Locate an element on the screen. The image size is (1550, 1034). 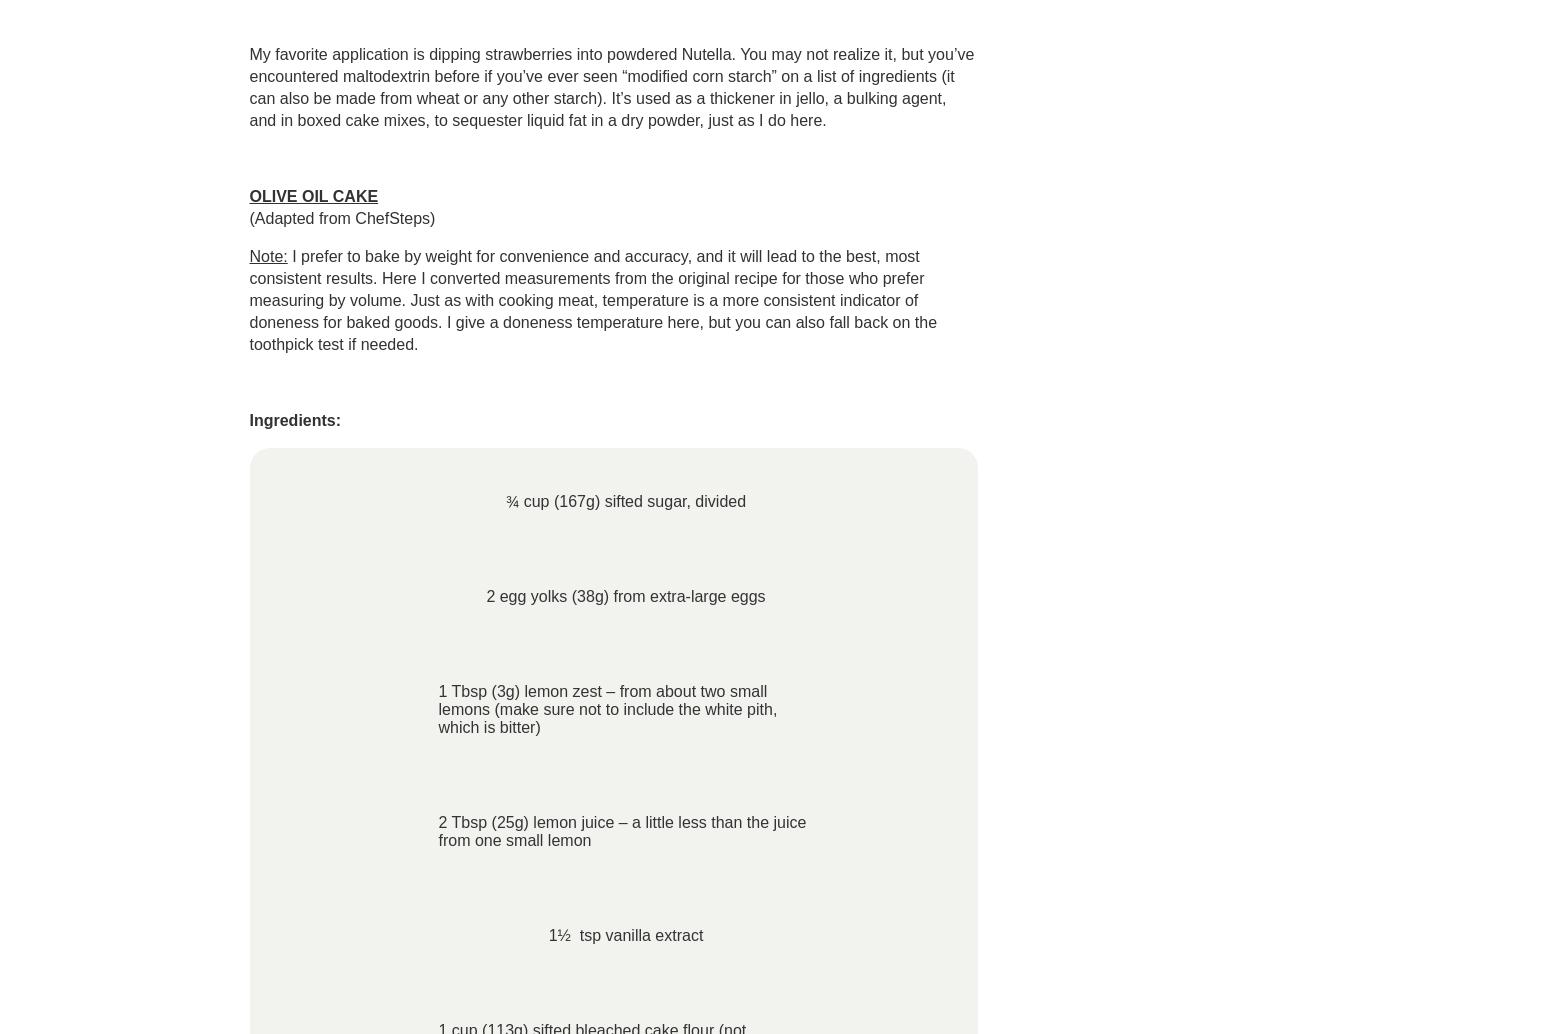
'I prefer to bake by weight for convenience and accuracy, and it will lead to the best, most consistent results. Here I converted measurements from the original recipe for those who prefer measuring by volume. Just as with cooking meat, temperature is a more consistent indicator of doneness for baked goods. I give a doneness temperature here, but you can also fall back on the toothpick test if needed.' is located at coordinates (593, 299).